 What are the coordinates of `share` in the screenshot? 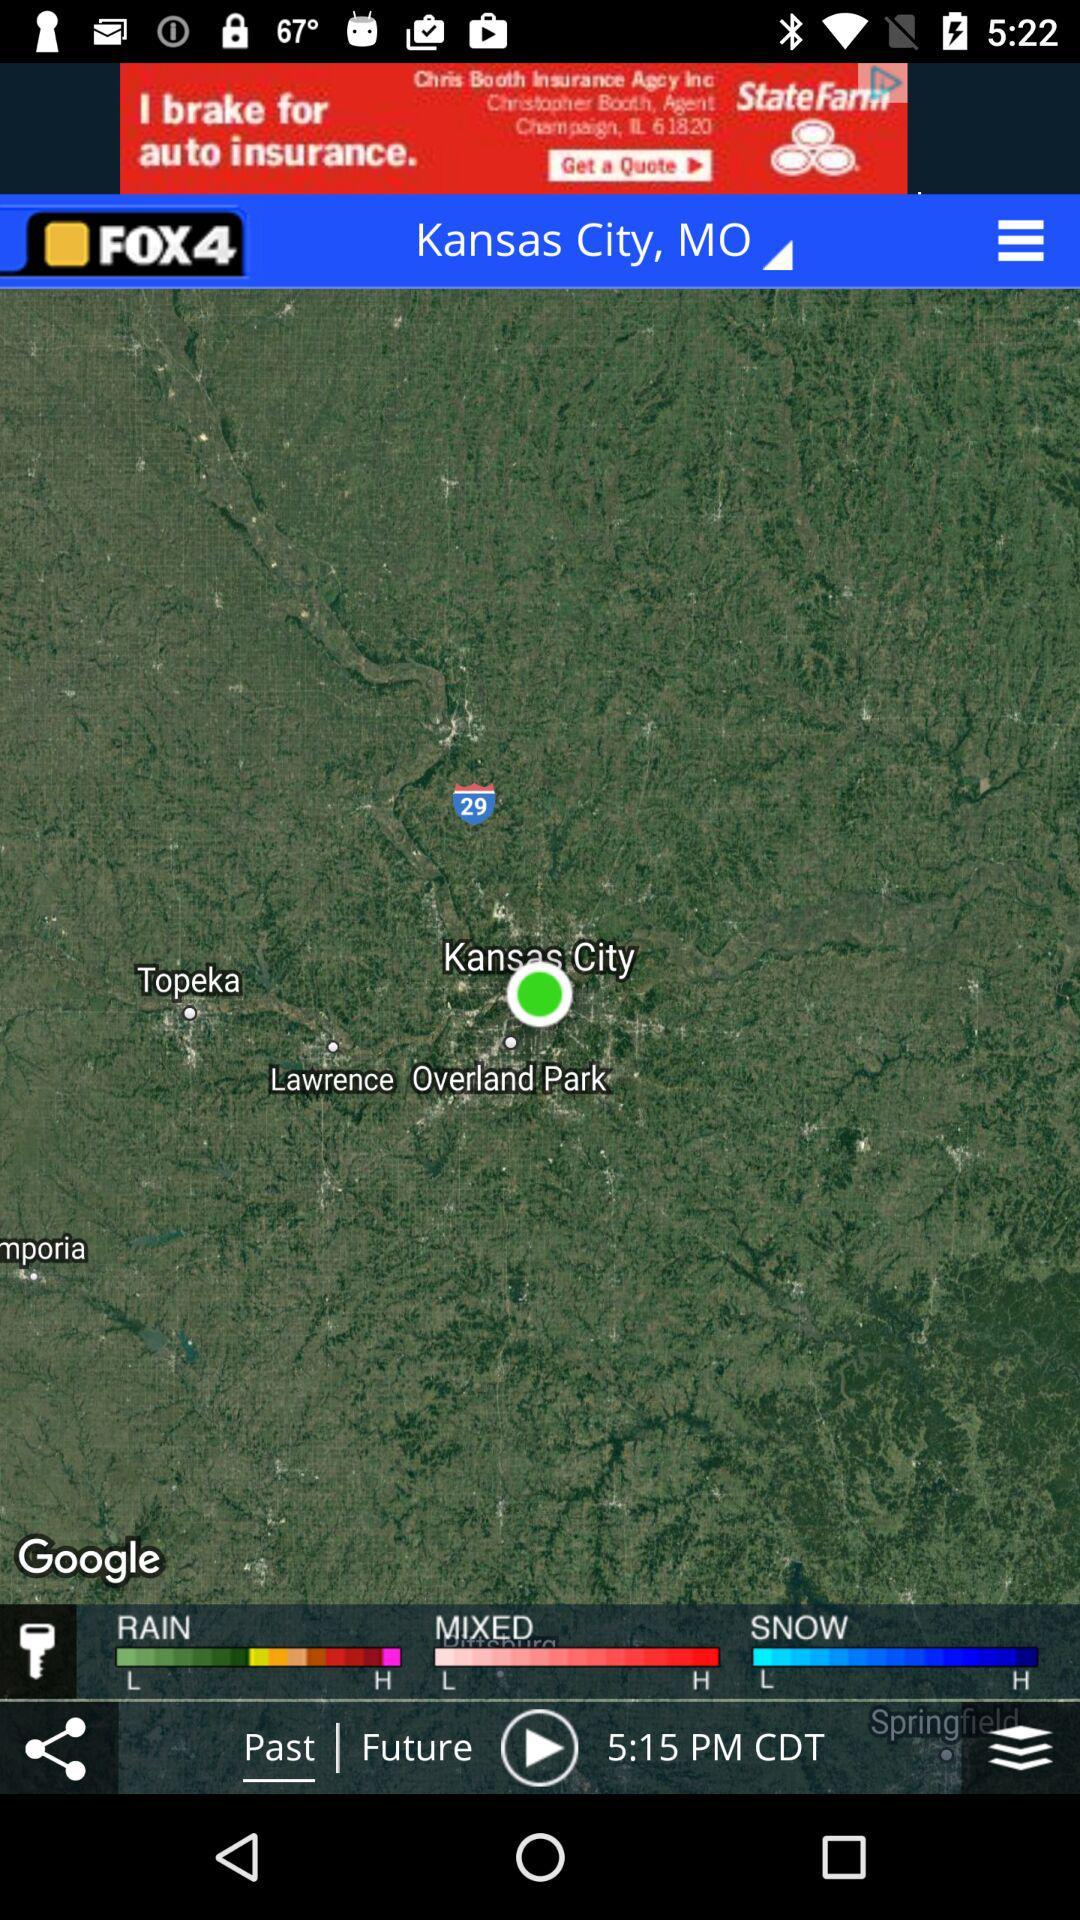 It's located at (58, 1746).